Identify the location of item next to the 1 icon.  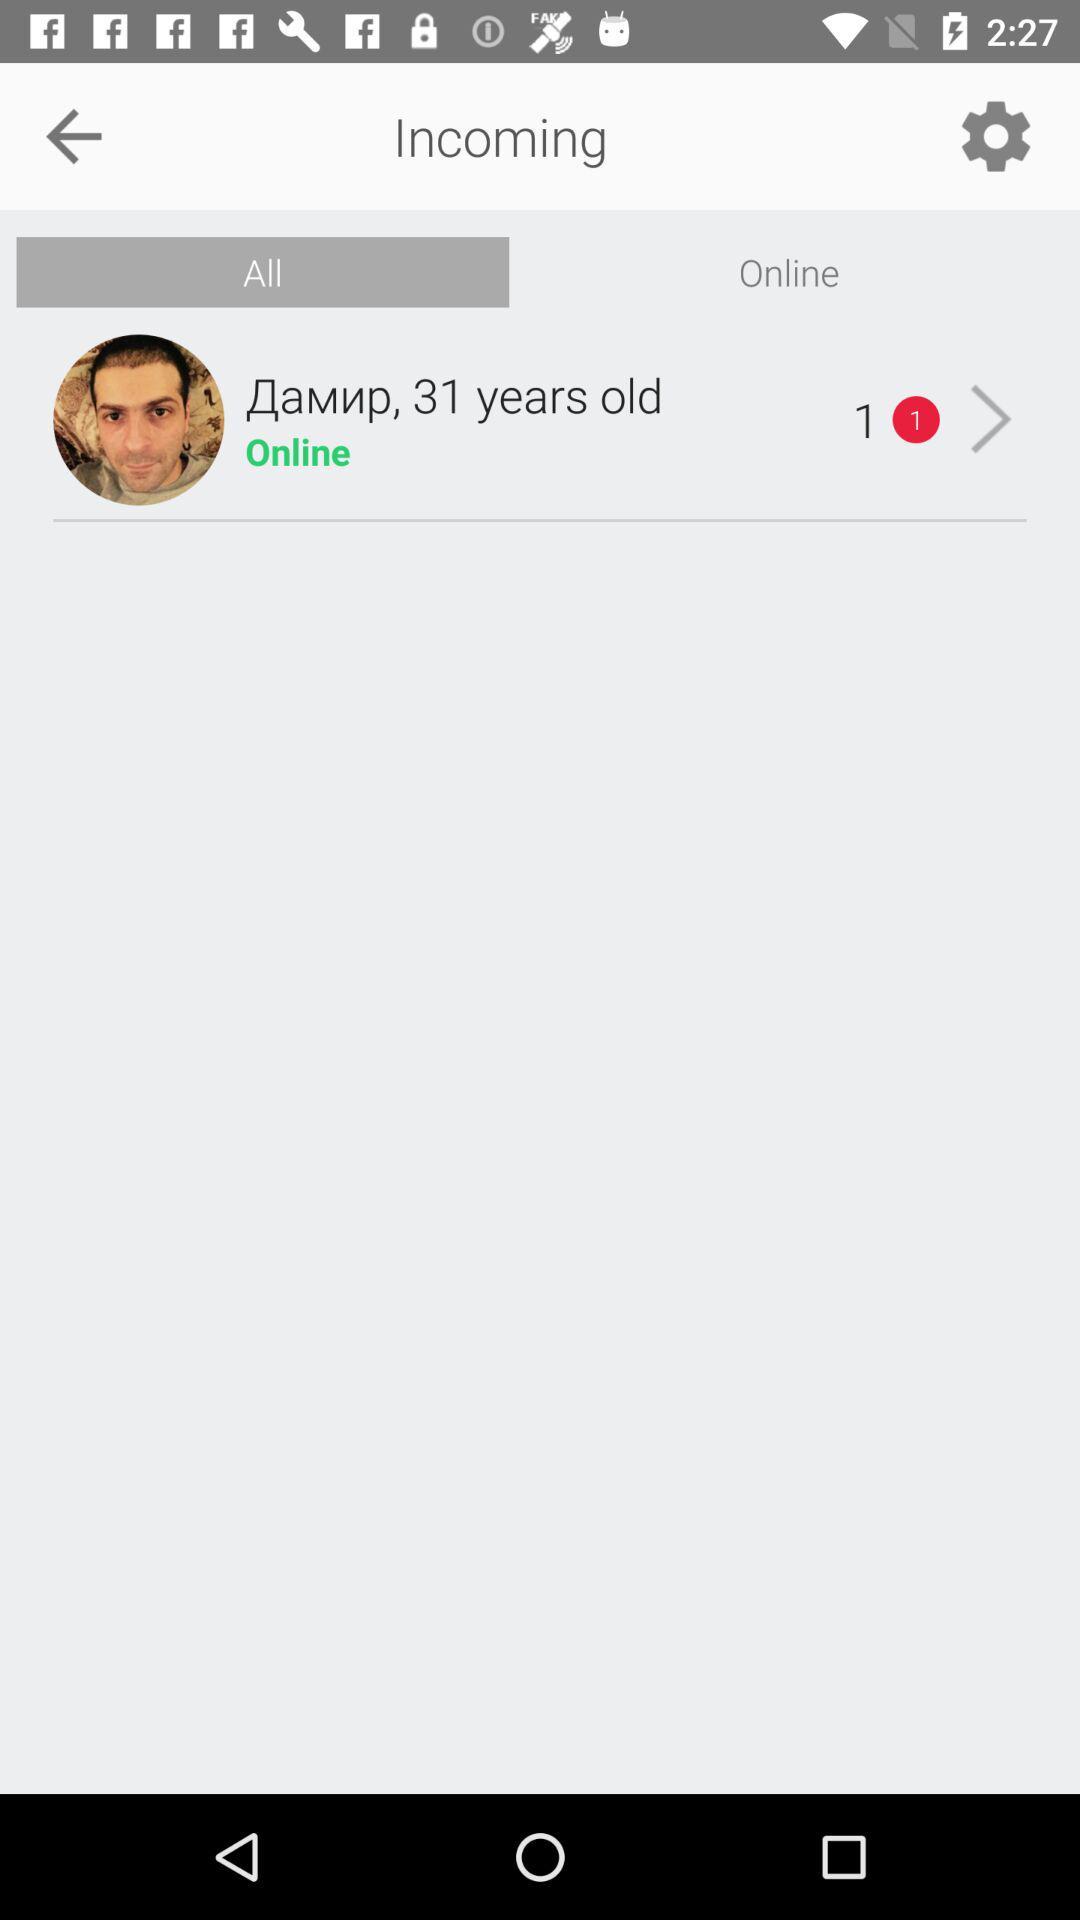
(454, 394).